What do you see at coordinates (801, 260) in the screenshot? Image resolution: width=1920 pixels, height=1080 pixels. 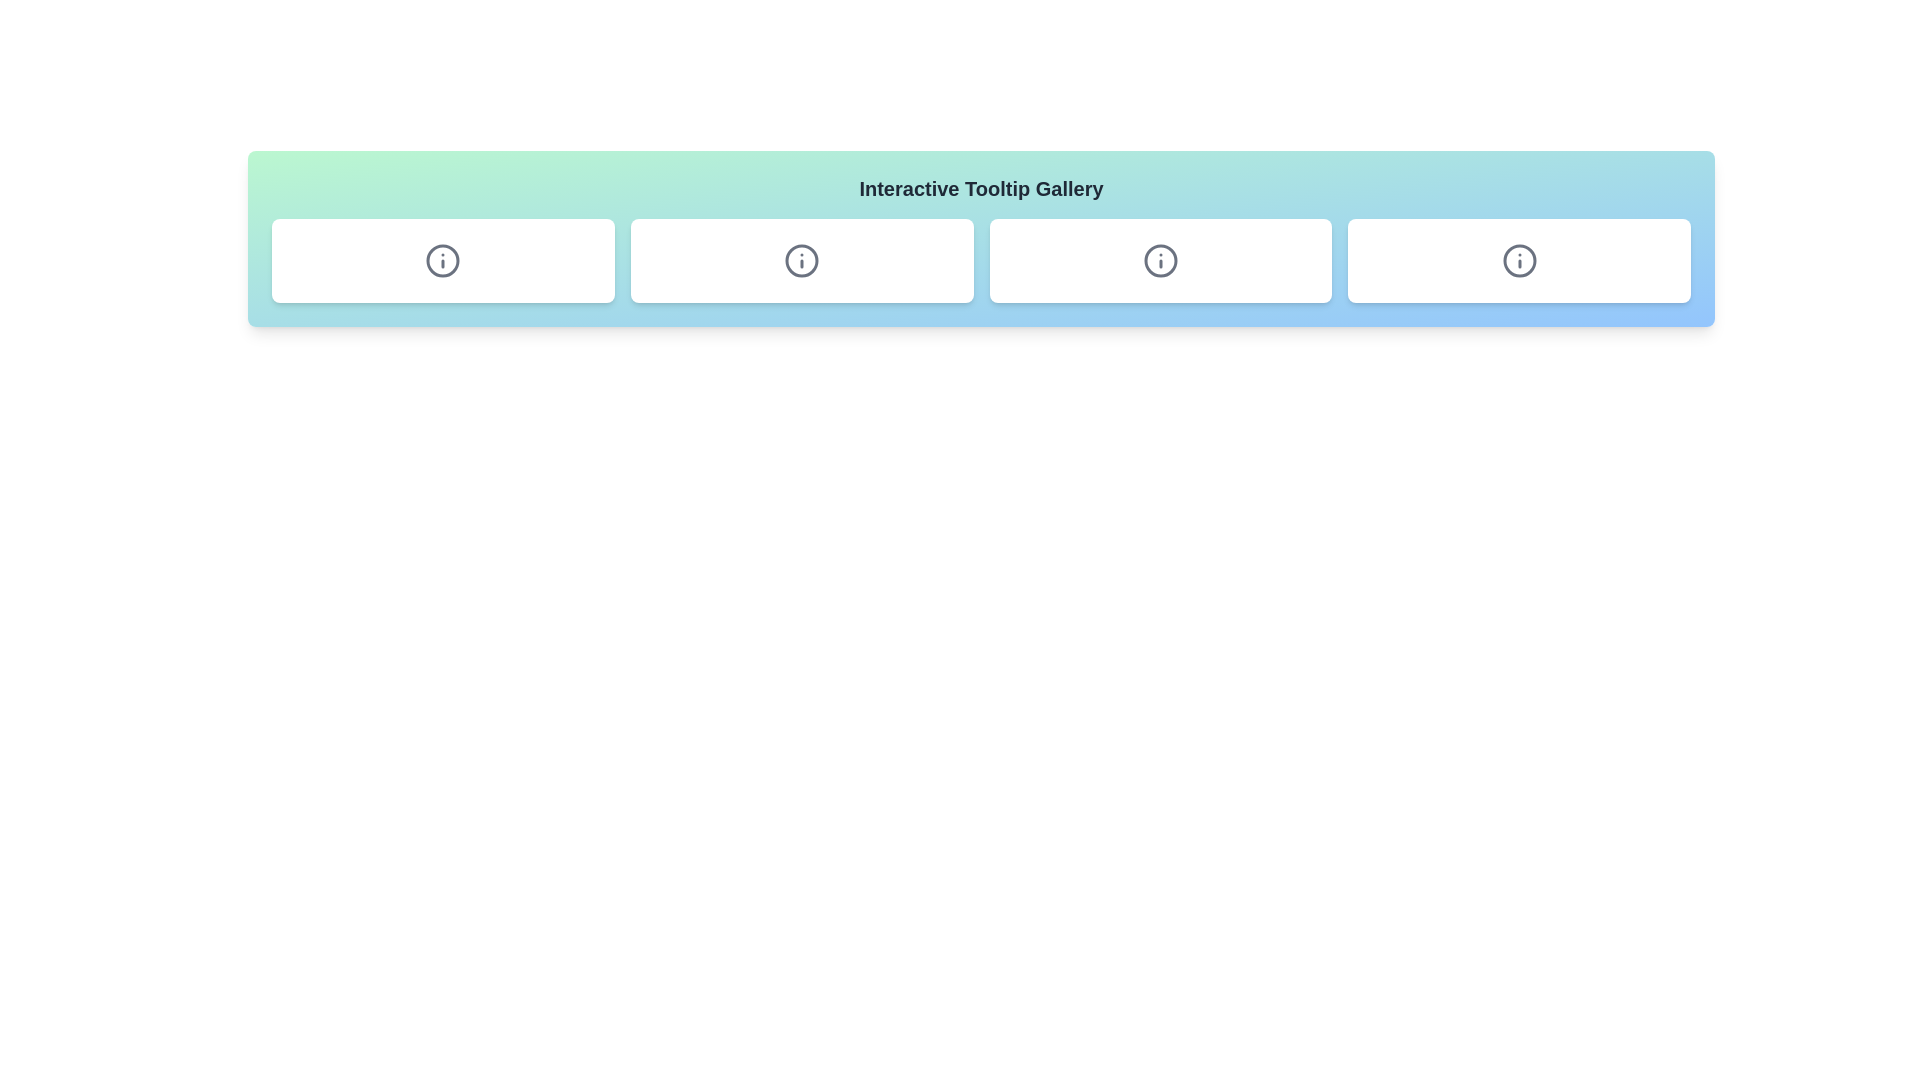 I see `the interactive information icon with an 'i' symbol, which is the second icon in a grid of four, to initiate further interaction` at bounding box center [801, 260].